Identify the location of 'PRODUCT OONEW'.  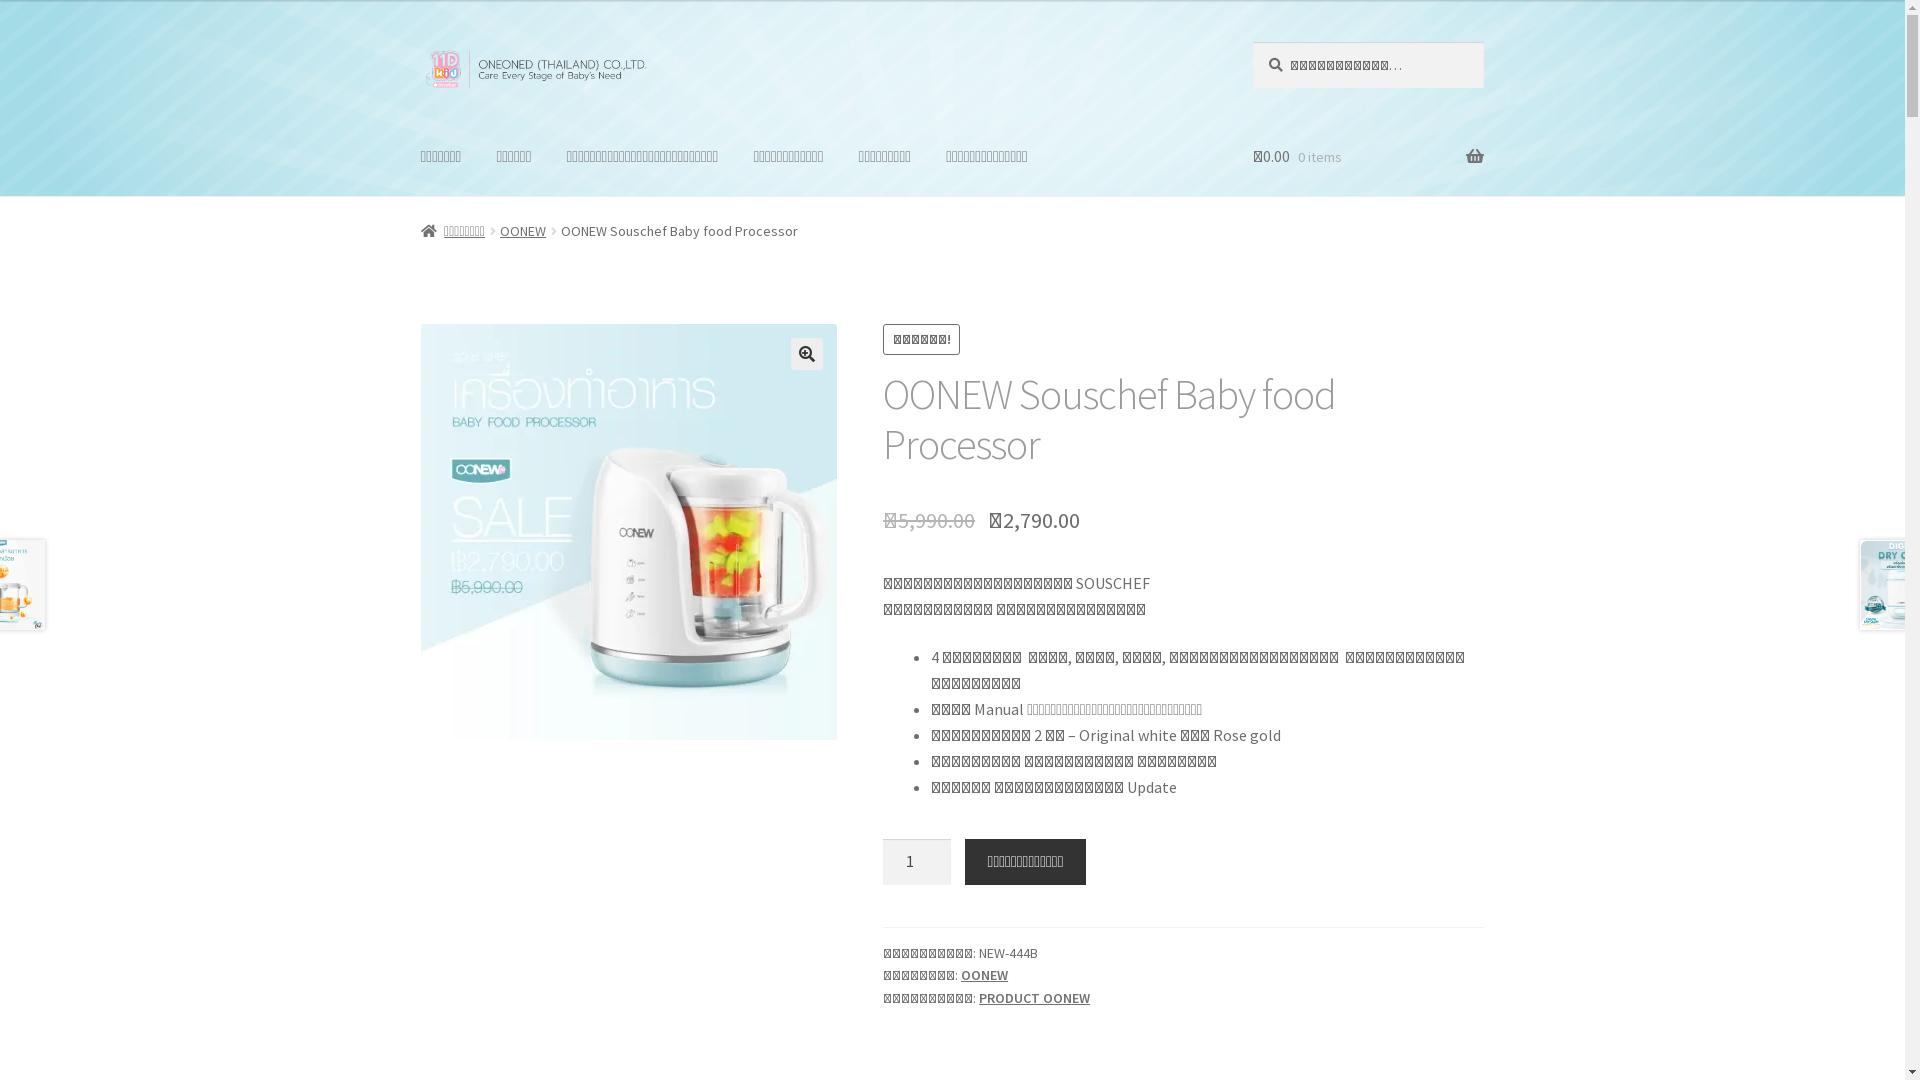
(1034, 998).